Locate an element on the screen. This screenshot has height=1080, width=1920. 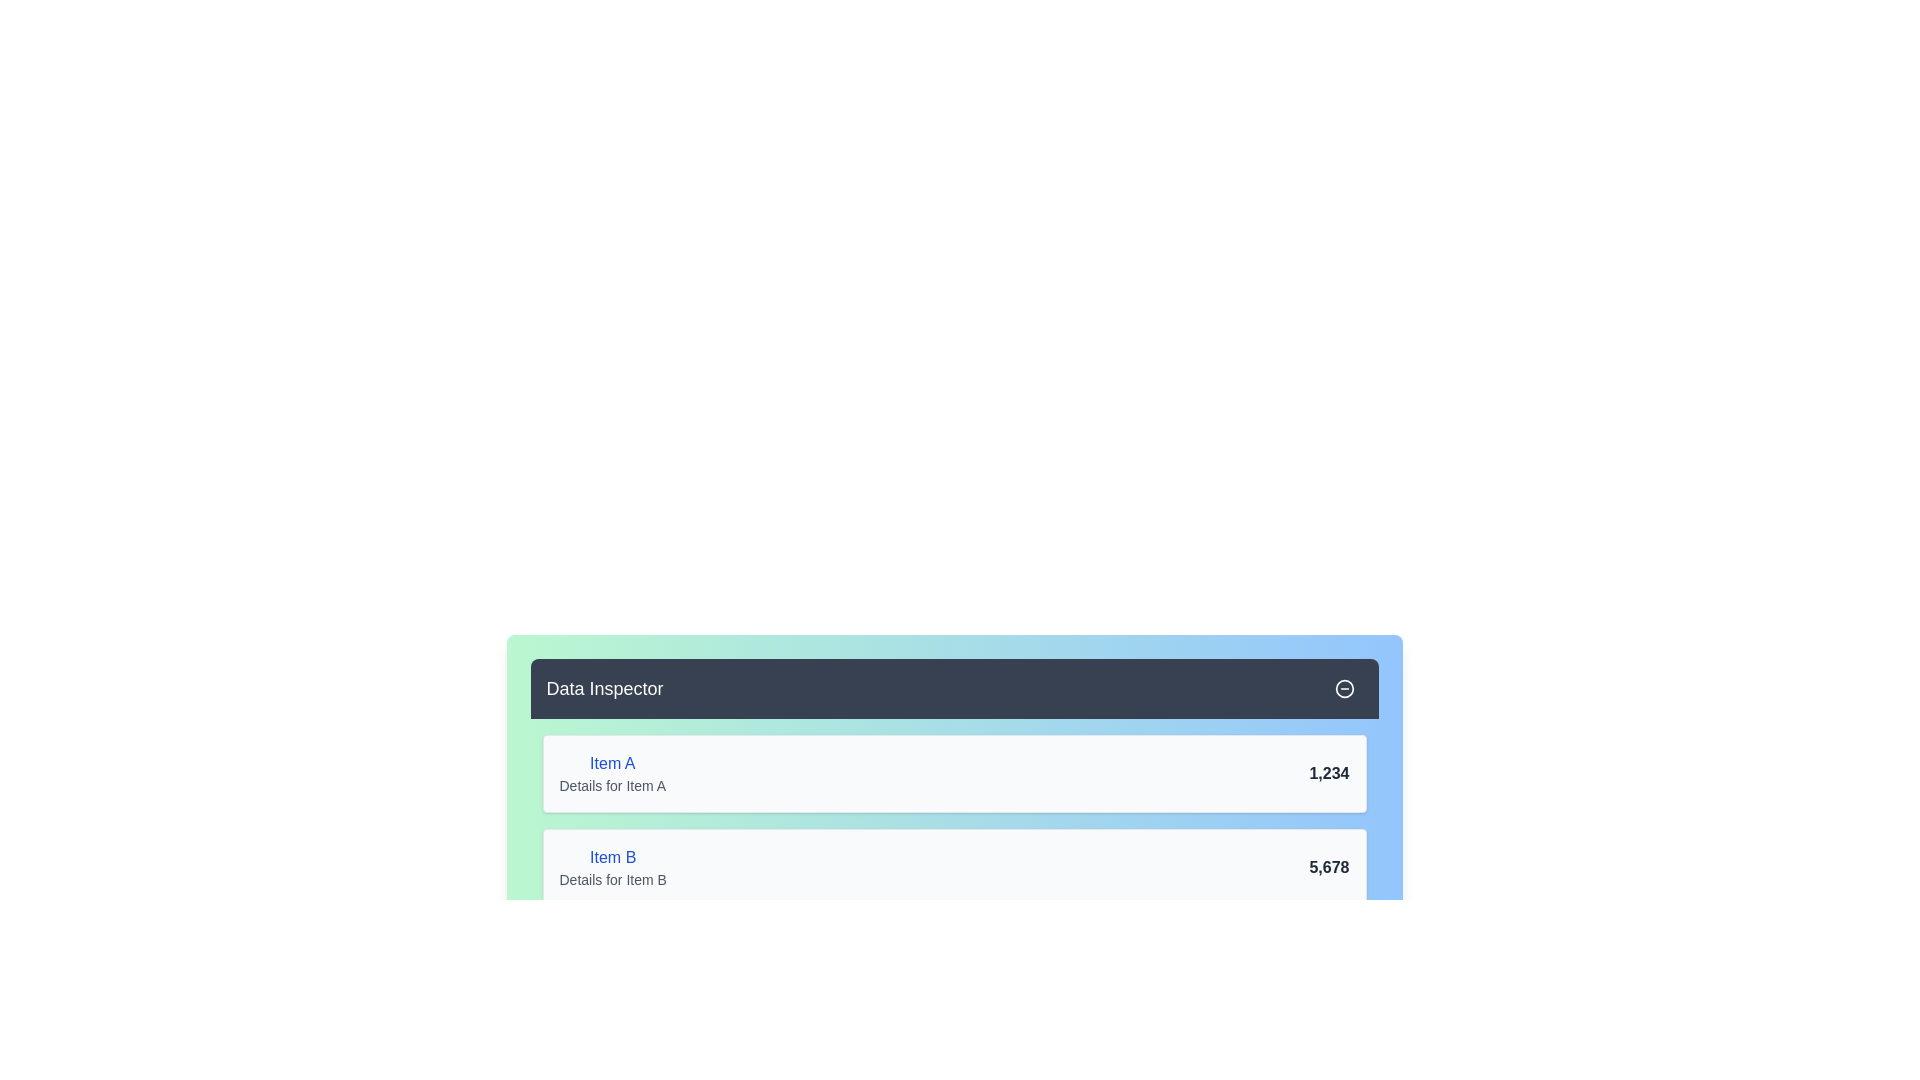
the text label displaying 'Details for Item B', which is styled in gray color and positioned directly below the larger blue-highlighted text 'Item B' is located at coordinates (612, 878).